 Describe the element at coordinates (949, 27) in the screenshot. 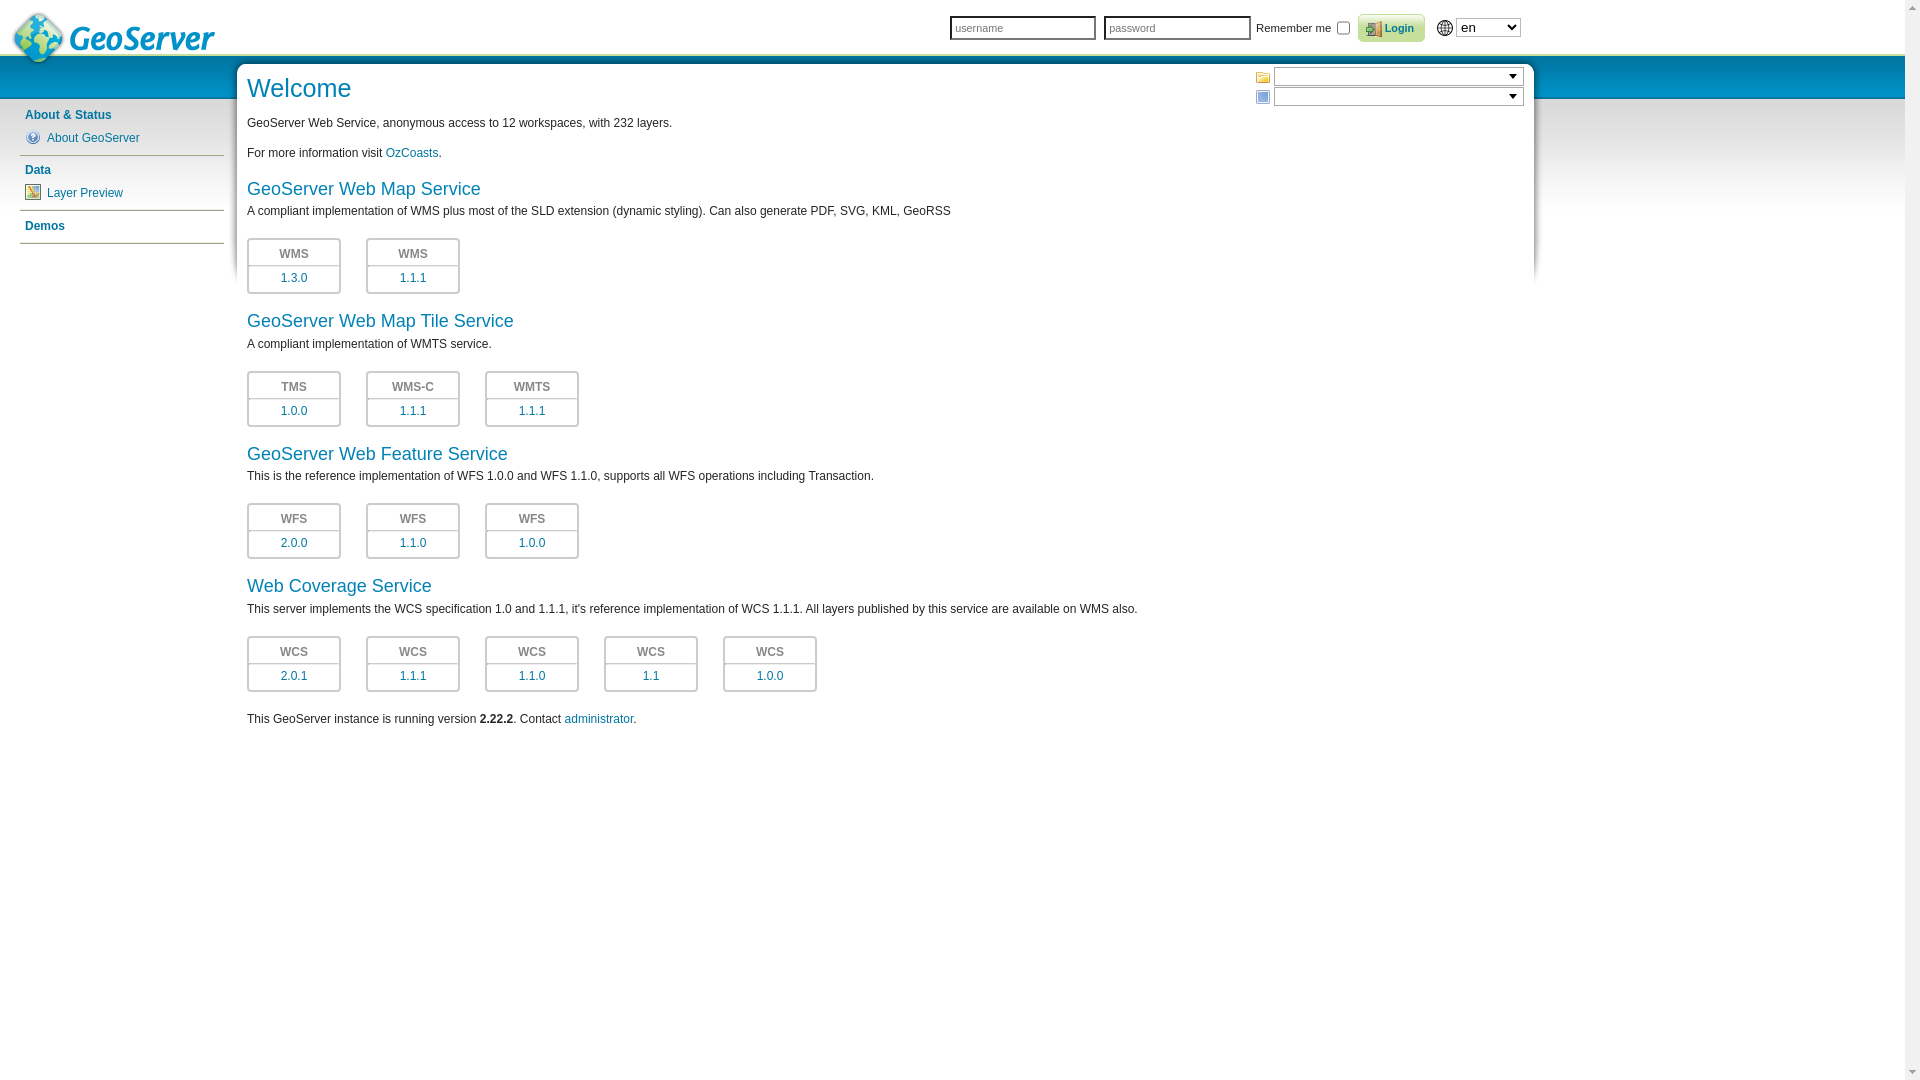

I see `'username'` at that location.